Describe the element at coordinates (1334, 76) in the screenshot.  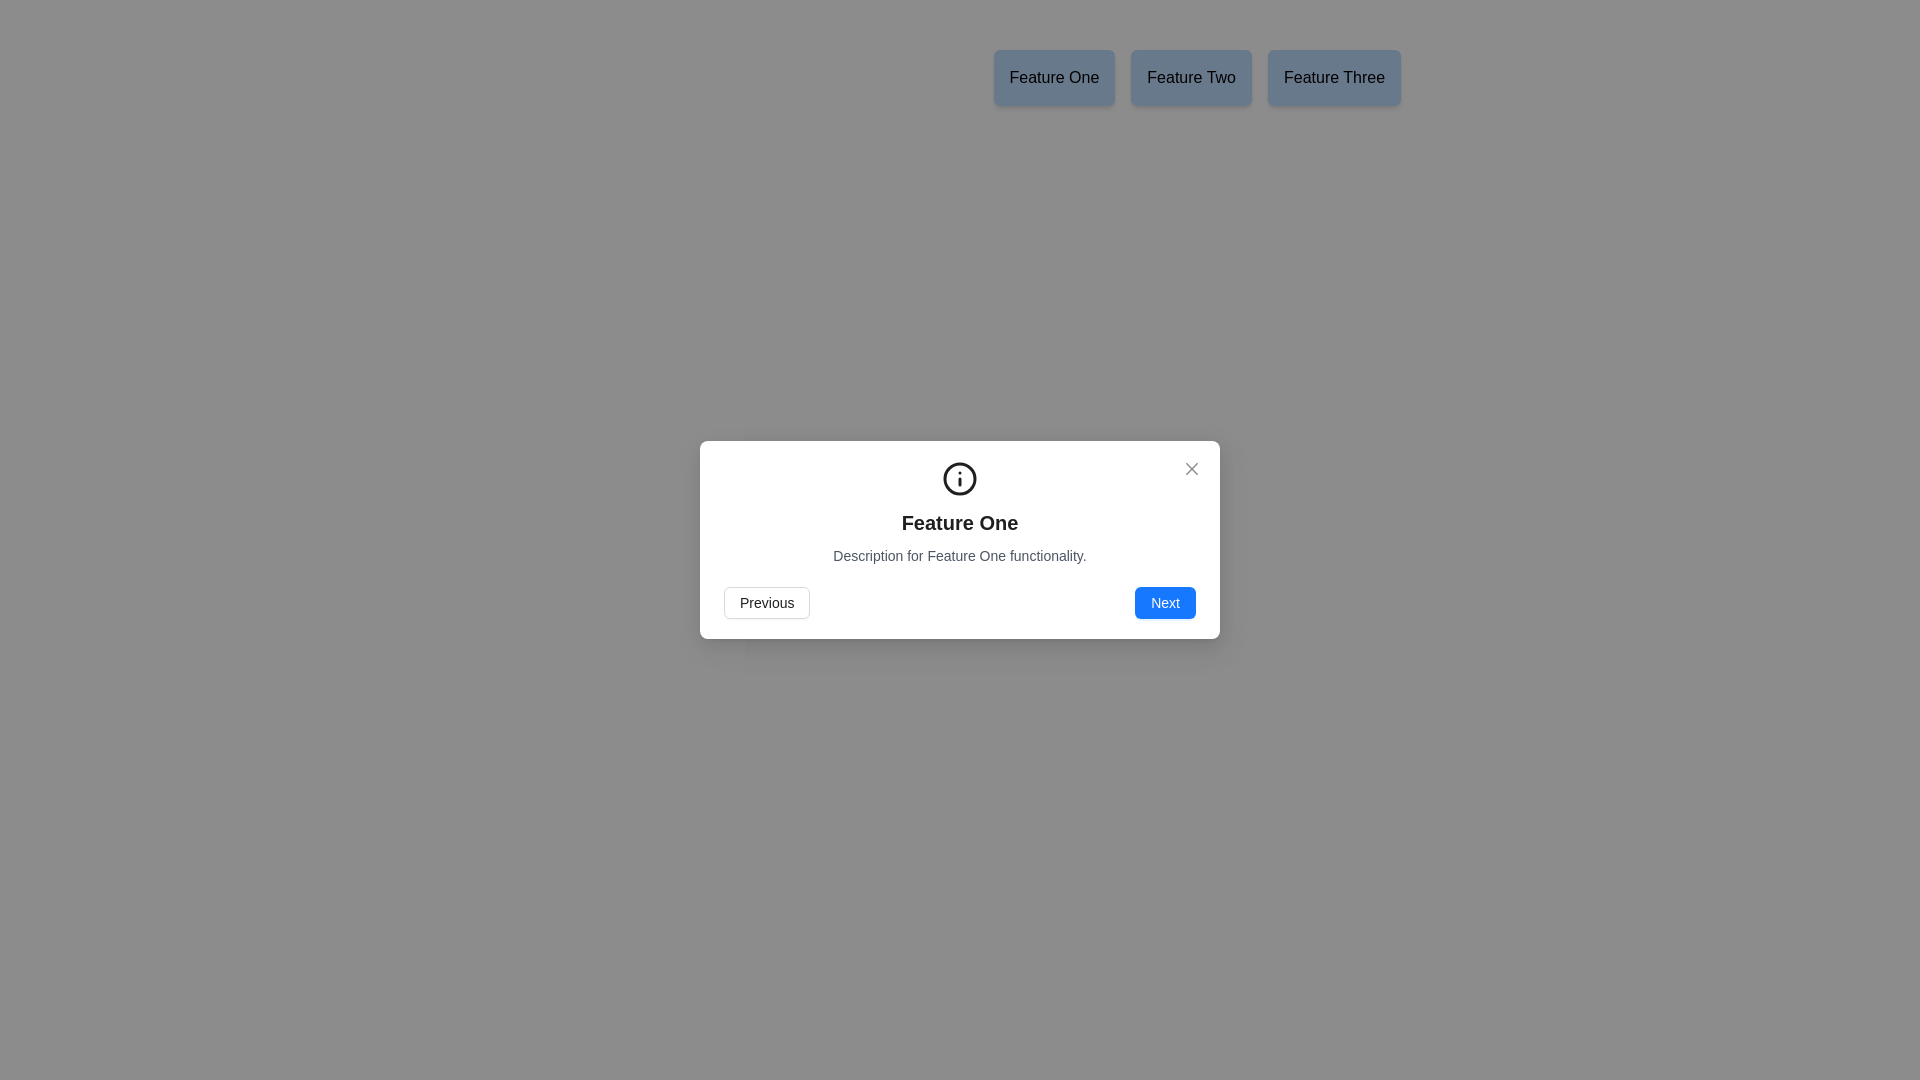
I see `the 'Feature Three' button, which is a light blue rectangular button with rounded corners and the text 'Feature Three' in bold black font` at that location.